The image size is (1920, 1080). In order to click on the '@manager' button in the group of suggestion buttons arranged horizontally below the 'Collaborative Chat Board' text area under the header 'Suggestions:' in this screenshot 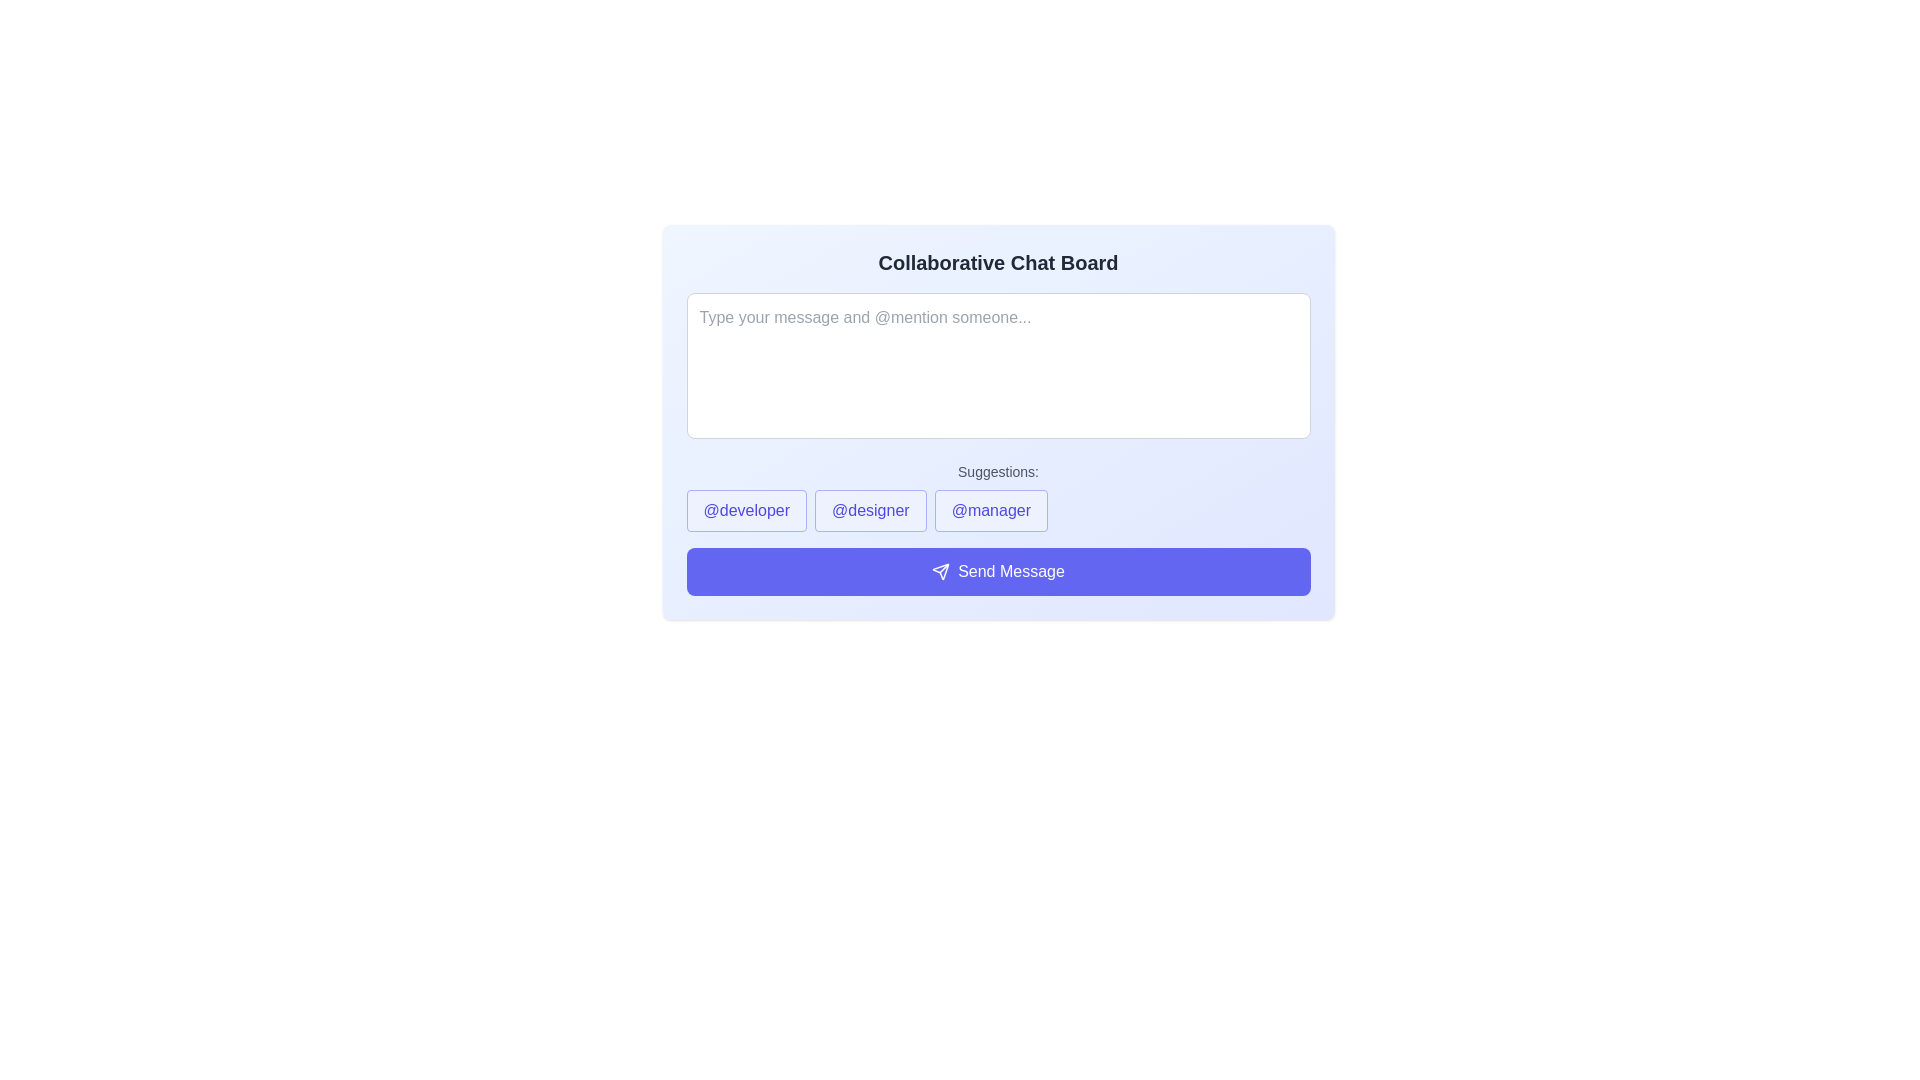, I will do `click(998, 509)`.